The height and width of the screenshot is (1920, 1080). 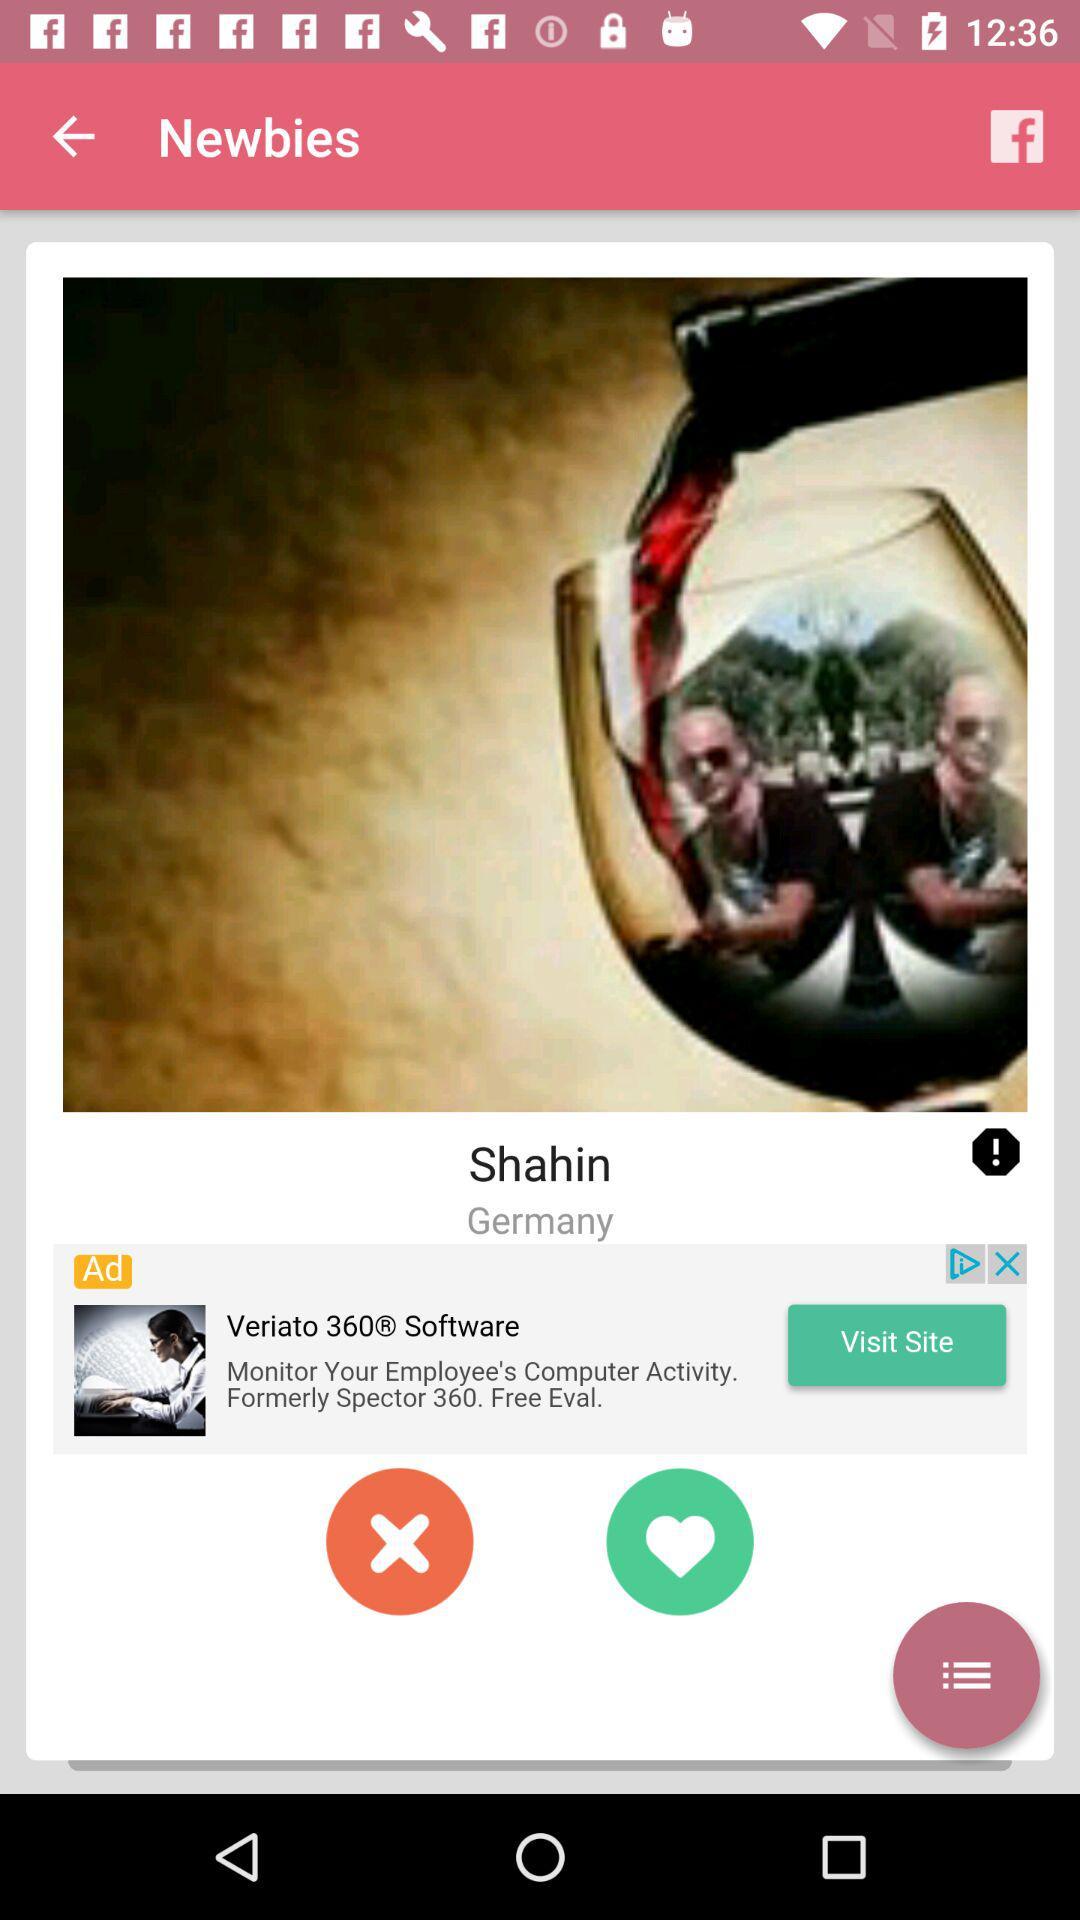 I want to click on like, so click(x=678, y=1540).